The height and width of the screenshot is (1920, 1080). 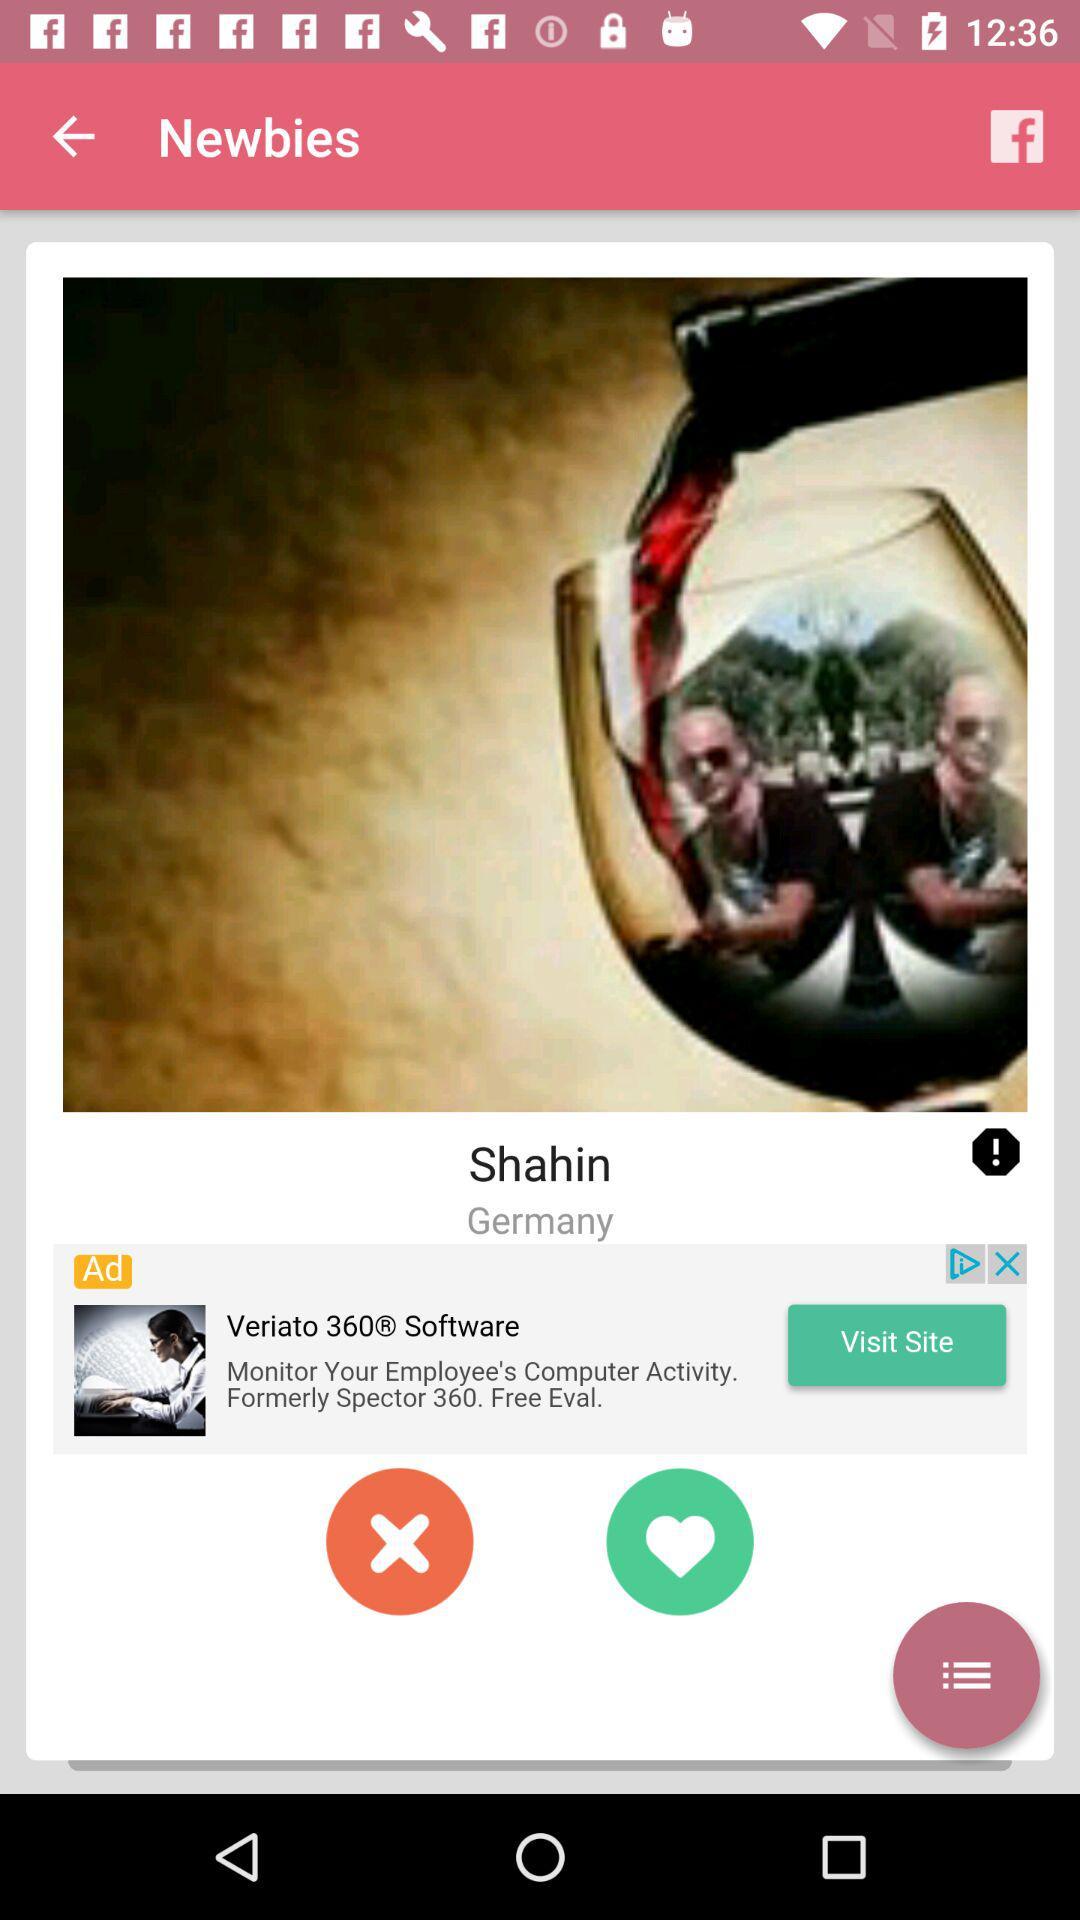 I want to click on like, so click(x=678, y=1540).